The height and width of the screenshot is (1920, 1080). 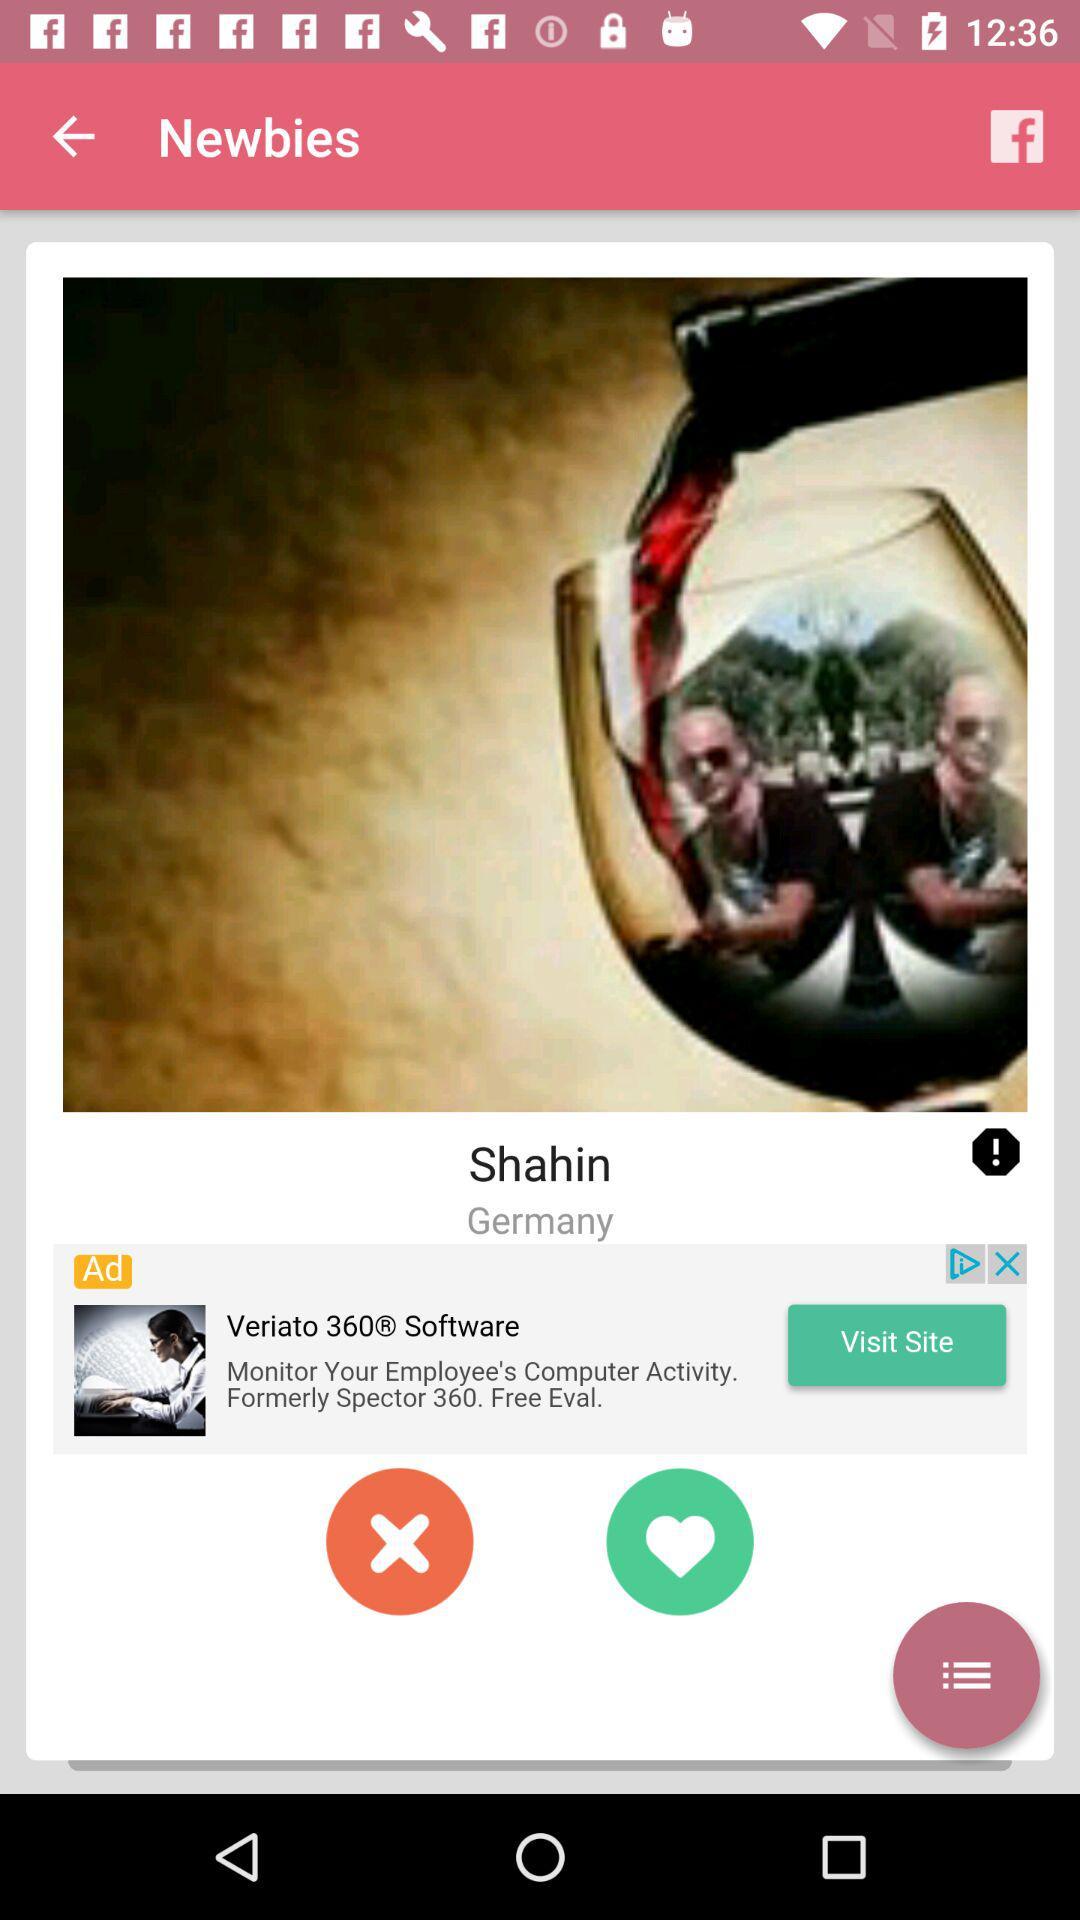 I want to click on like, so click(x=678, y=1540).